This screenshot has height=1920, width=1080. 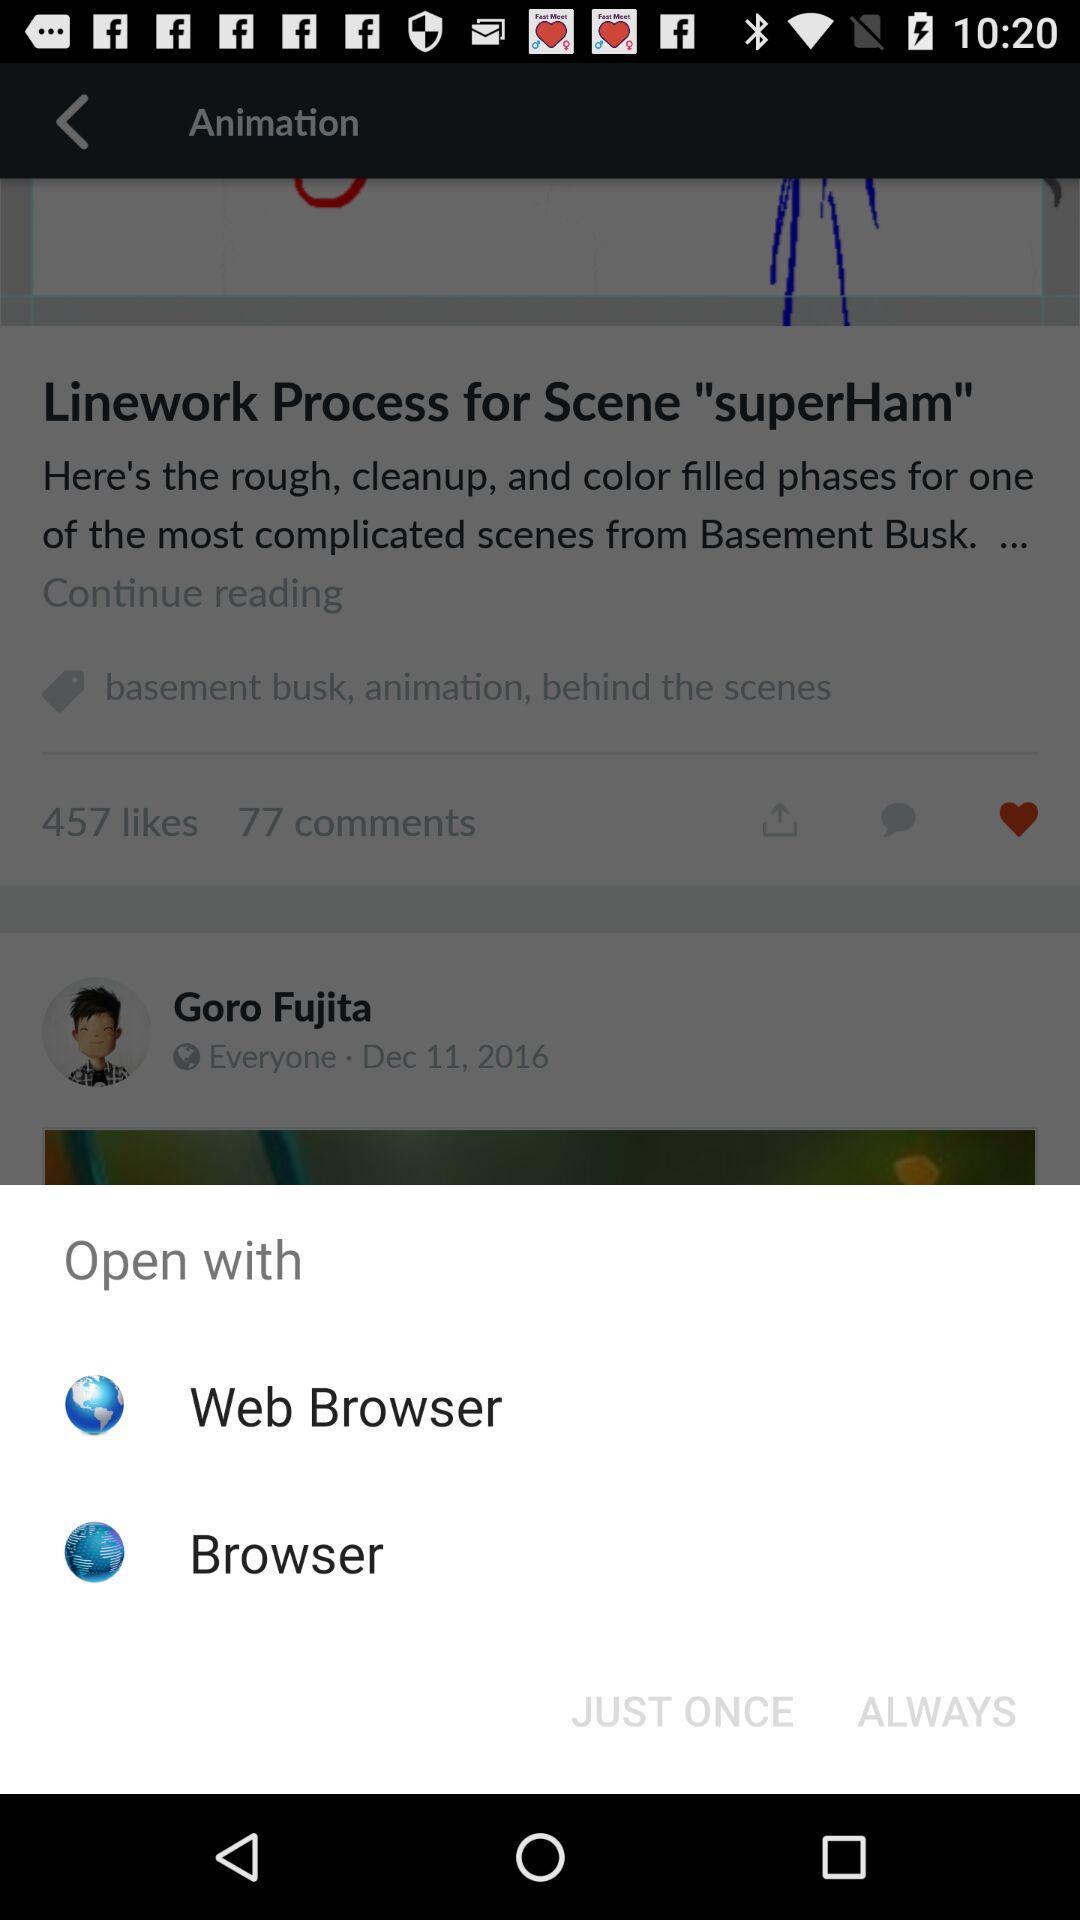 What do you see at coordinates (937, 1708) in the screenshot?
I see `the icon below the open with app` at bounding box center [937, 1708].